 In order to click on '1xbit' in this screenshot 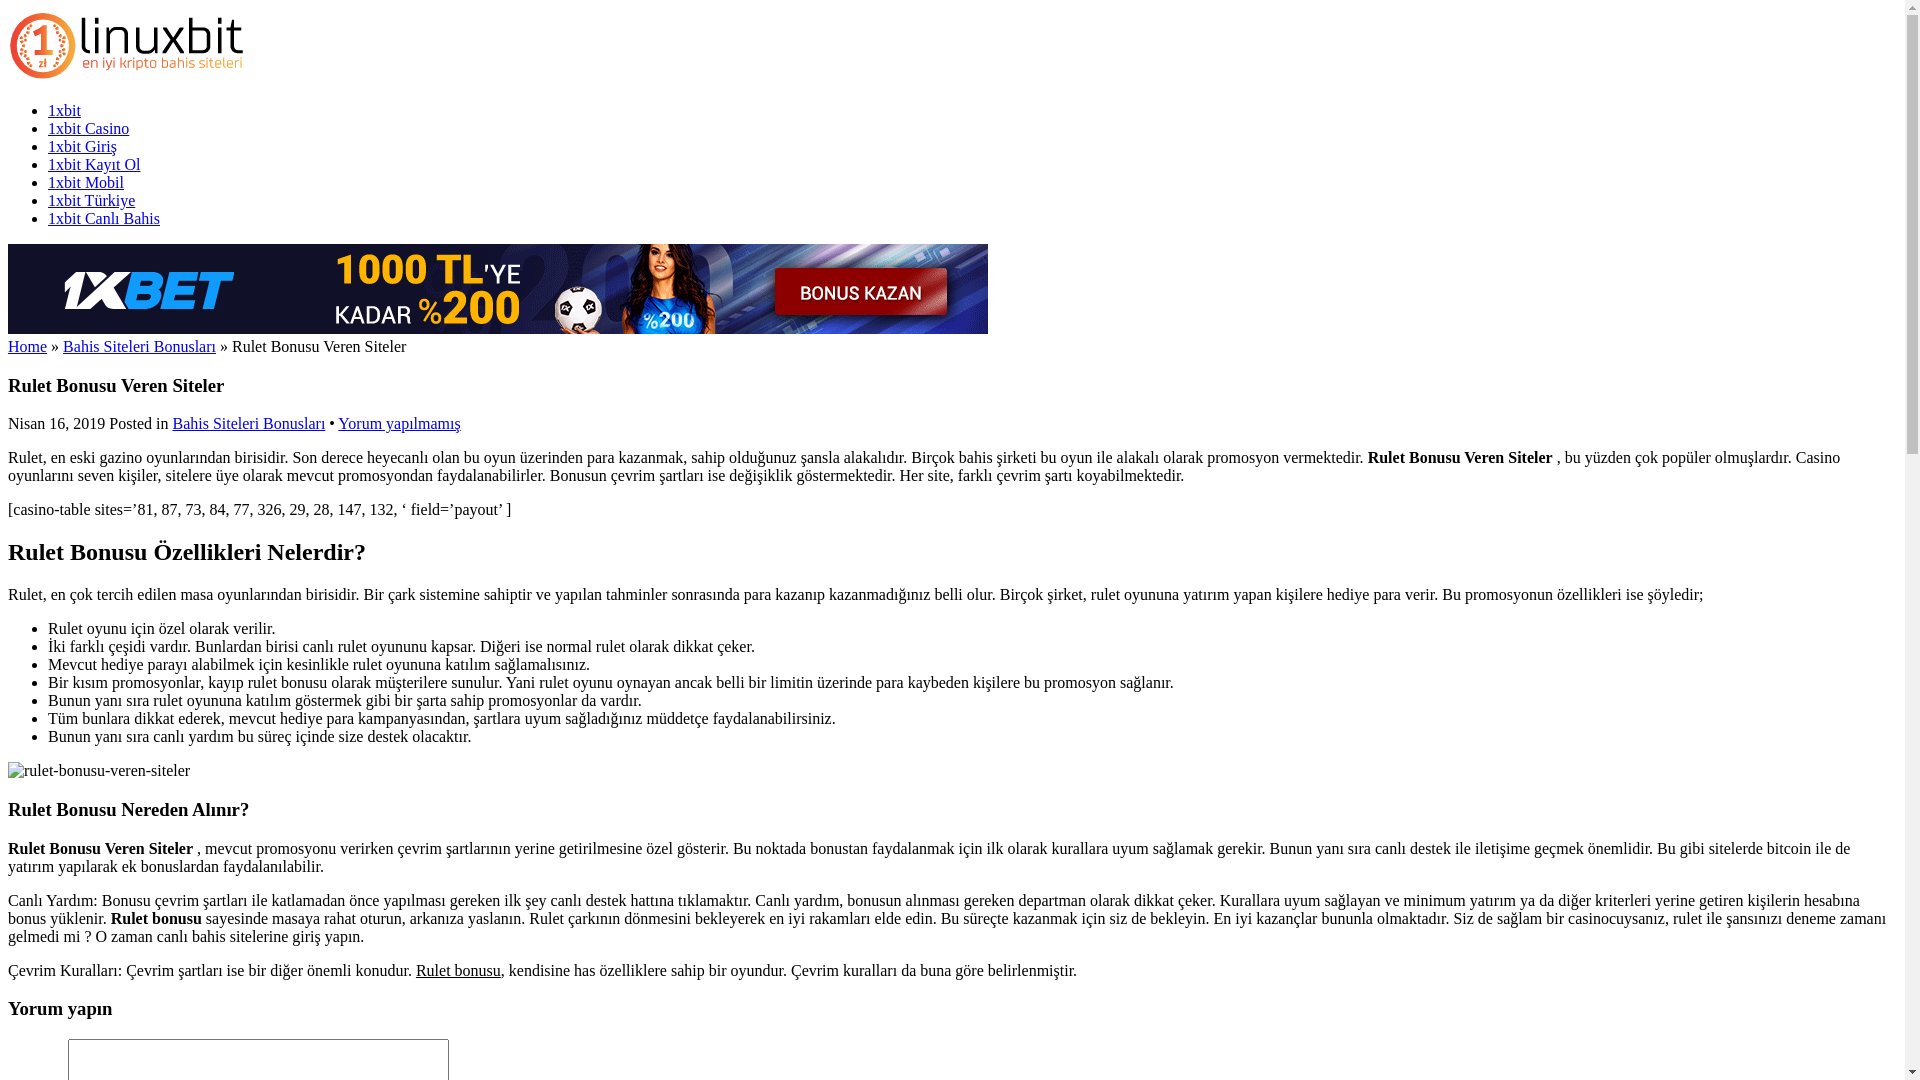, I will do `click(128, 75)`.